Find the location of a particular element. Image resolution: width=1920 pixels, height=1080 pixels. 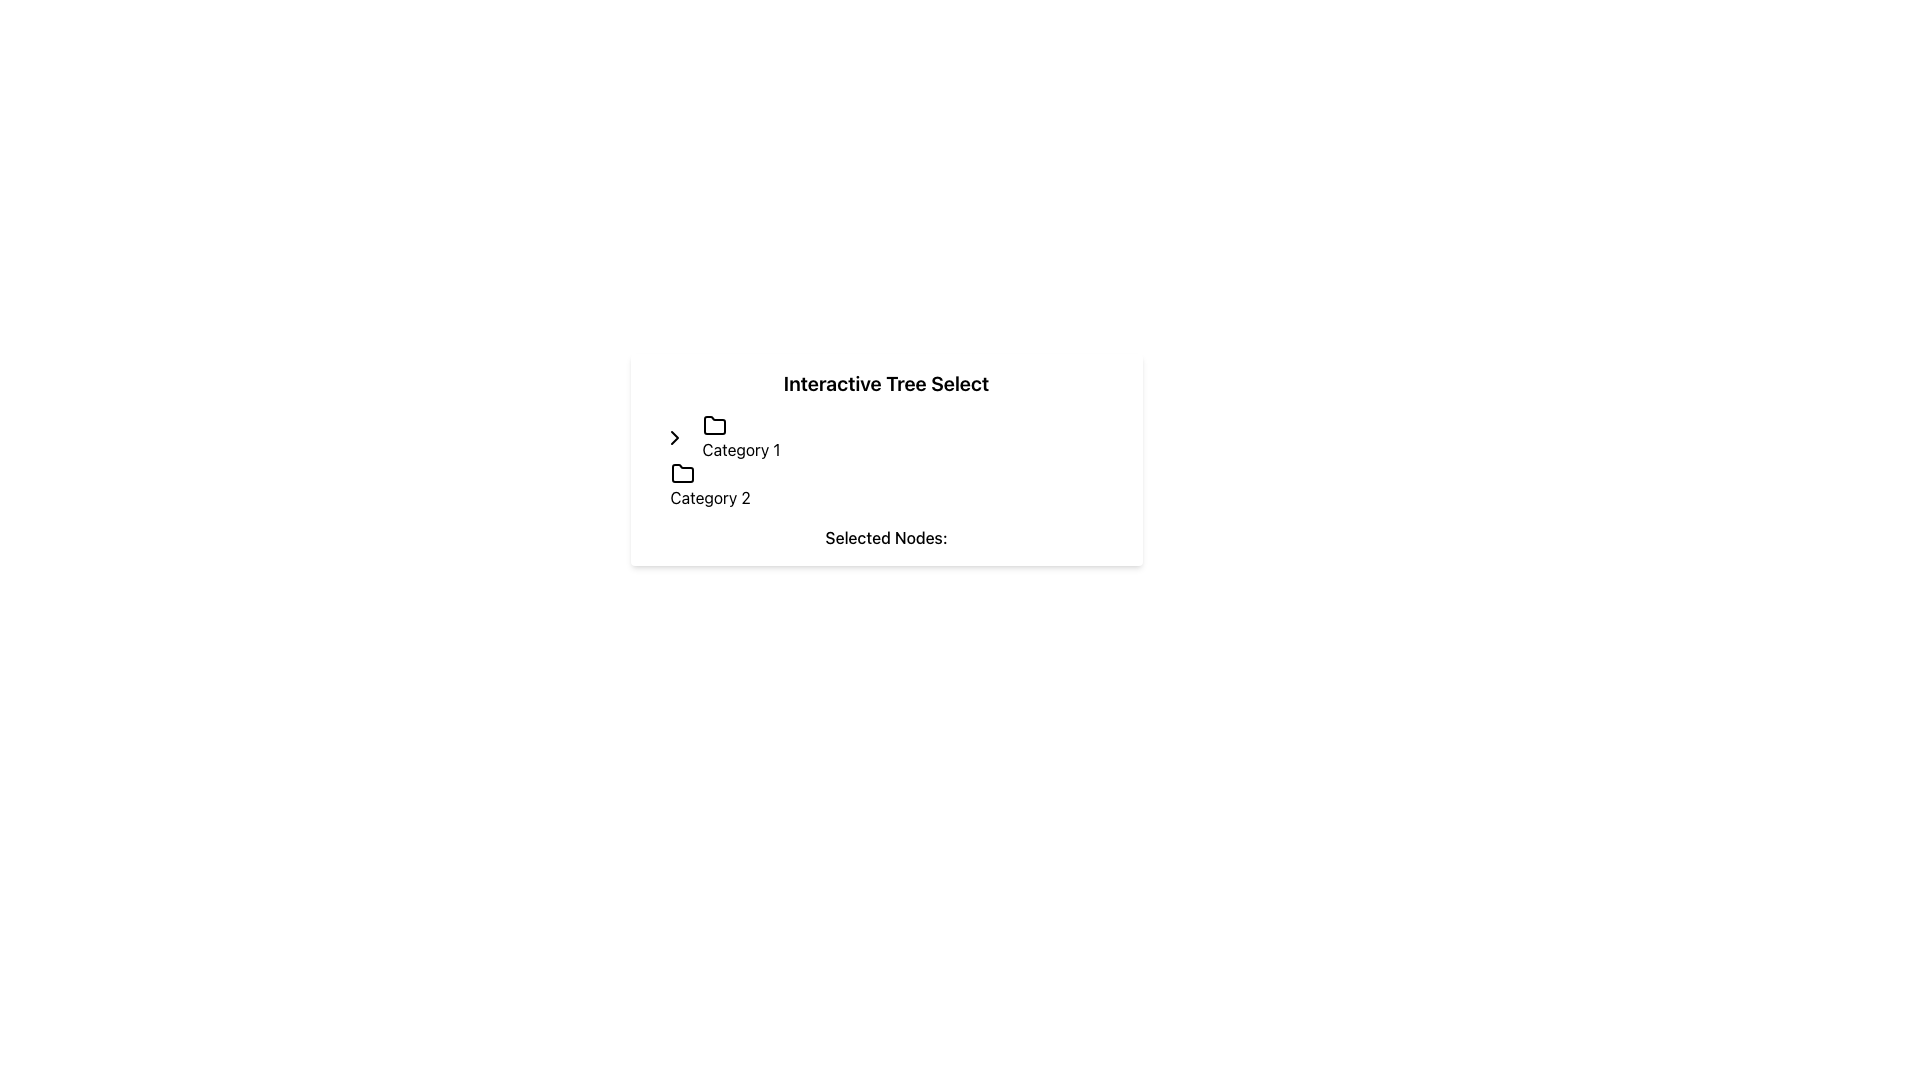

the text label representing a selectable category located under 'Category 1' in the hierarchical navigation interface is located at coordinates (710, 486).